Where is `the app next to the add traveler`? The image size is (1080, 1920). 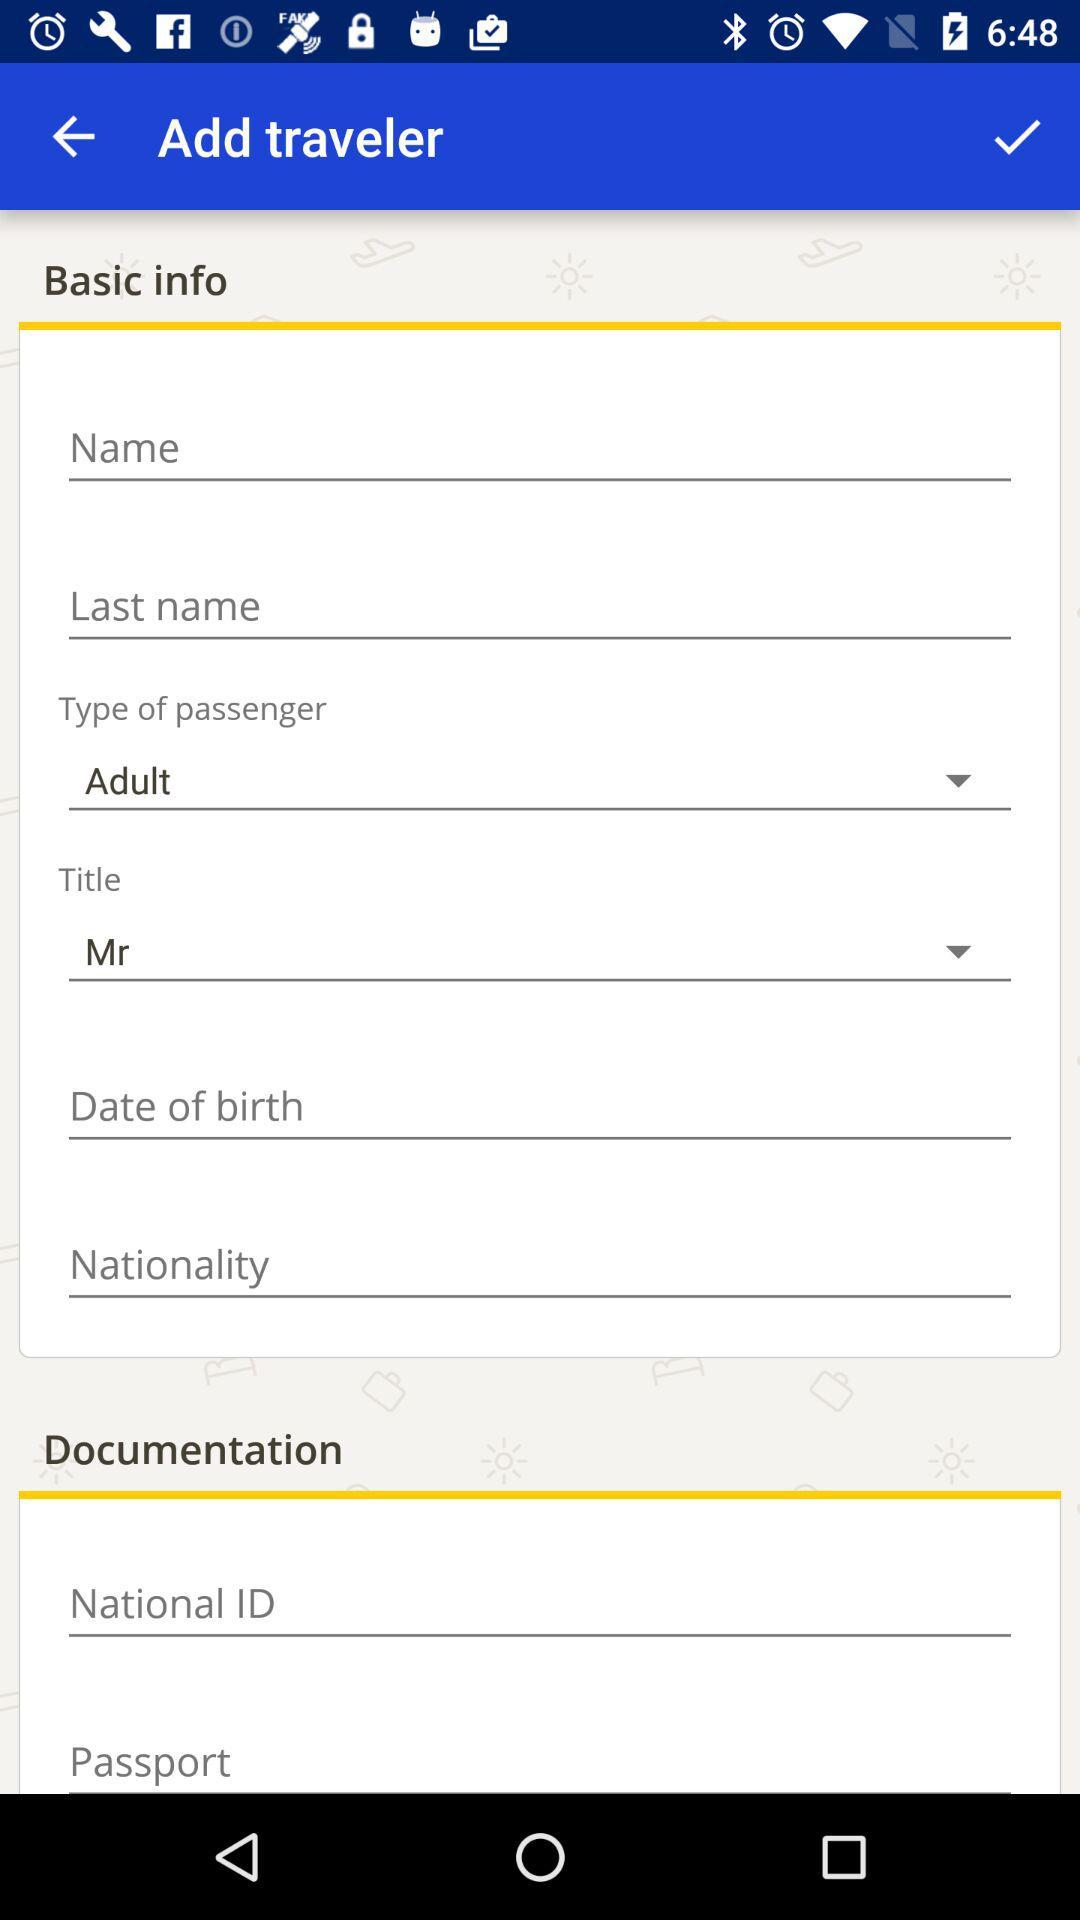
the app next to the add traveler is located at coordinates (1017, 135).